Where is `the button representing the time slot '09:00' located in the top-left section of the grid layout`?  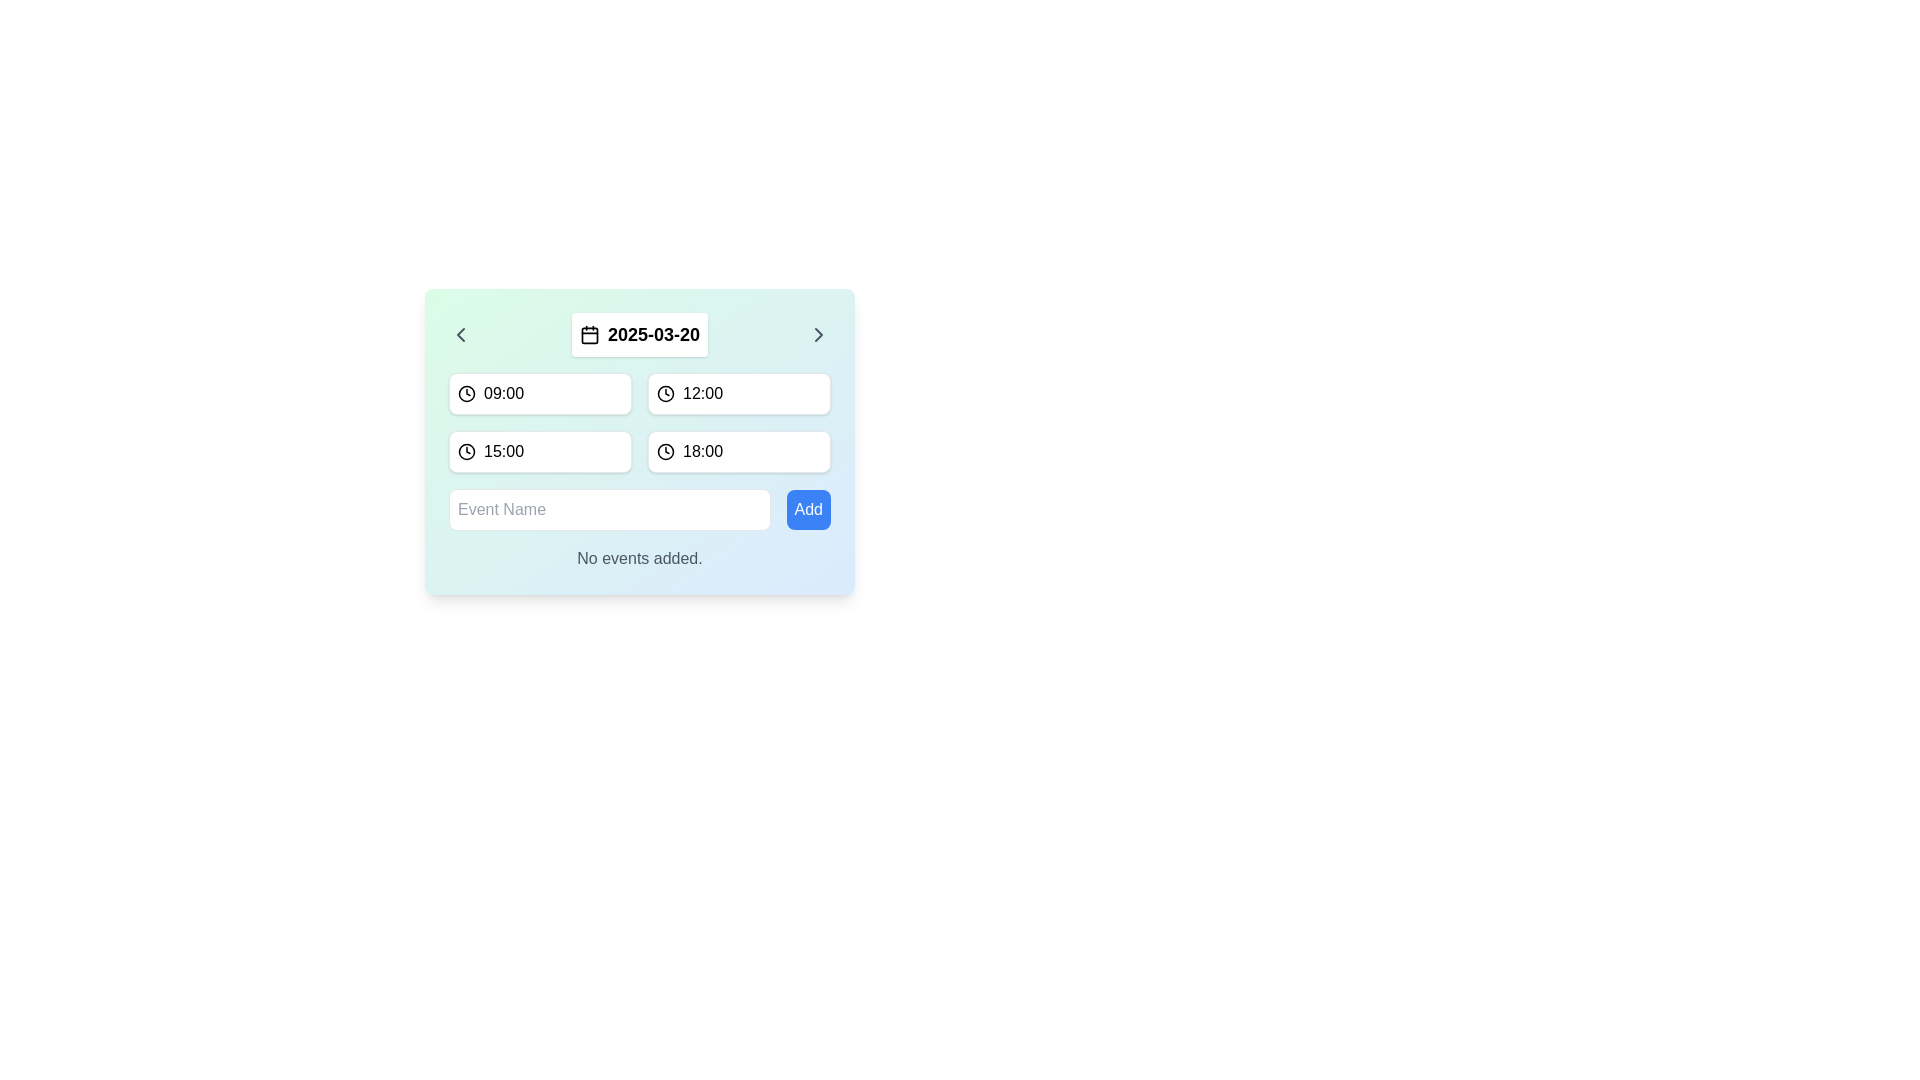
the button representing the time slot '09:00' located in the top-left section of the grid layout is located at coordinates (540, 393).